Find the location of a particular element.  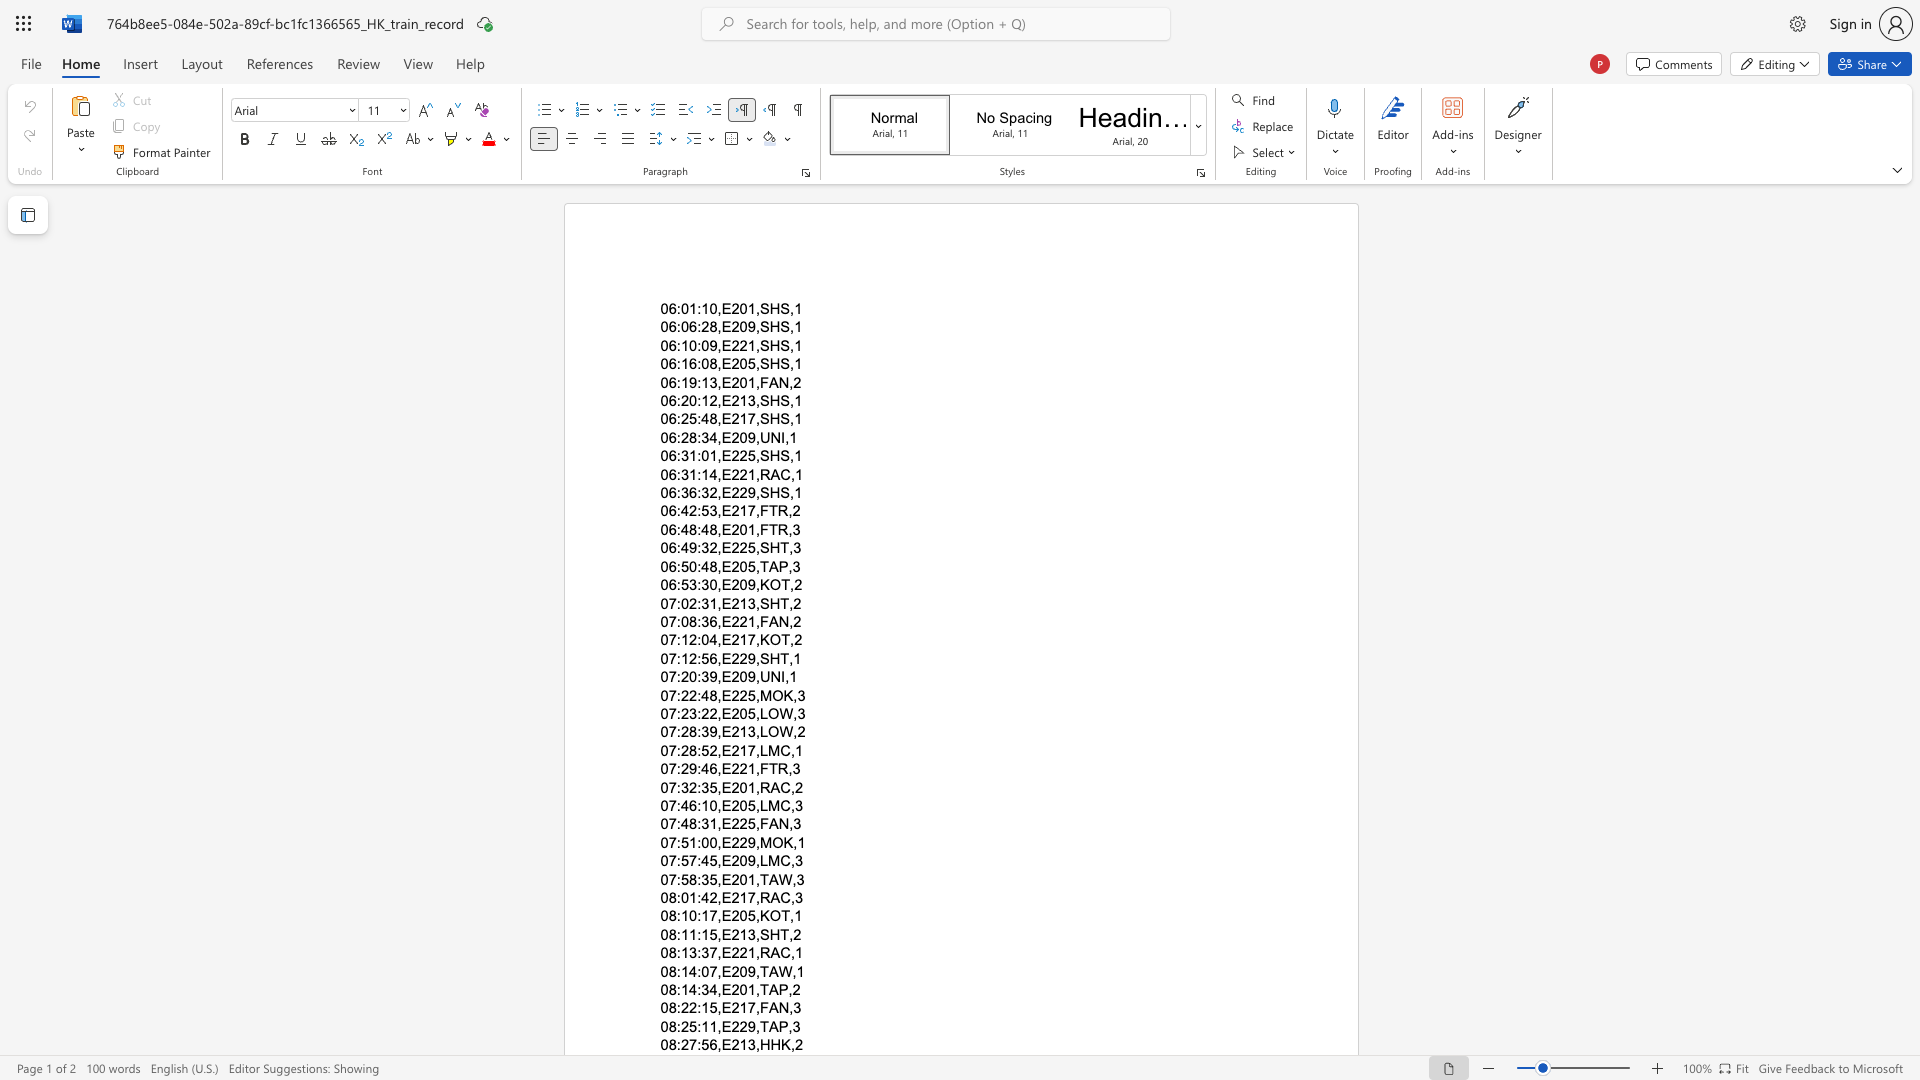

the subset text "S," within the text "06:16:08,E205,SHS,1" is located at coordinates (779, 364).